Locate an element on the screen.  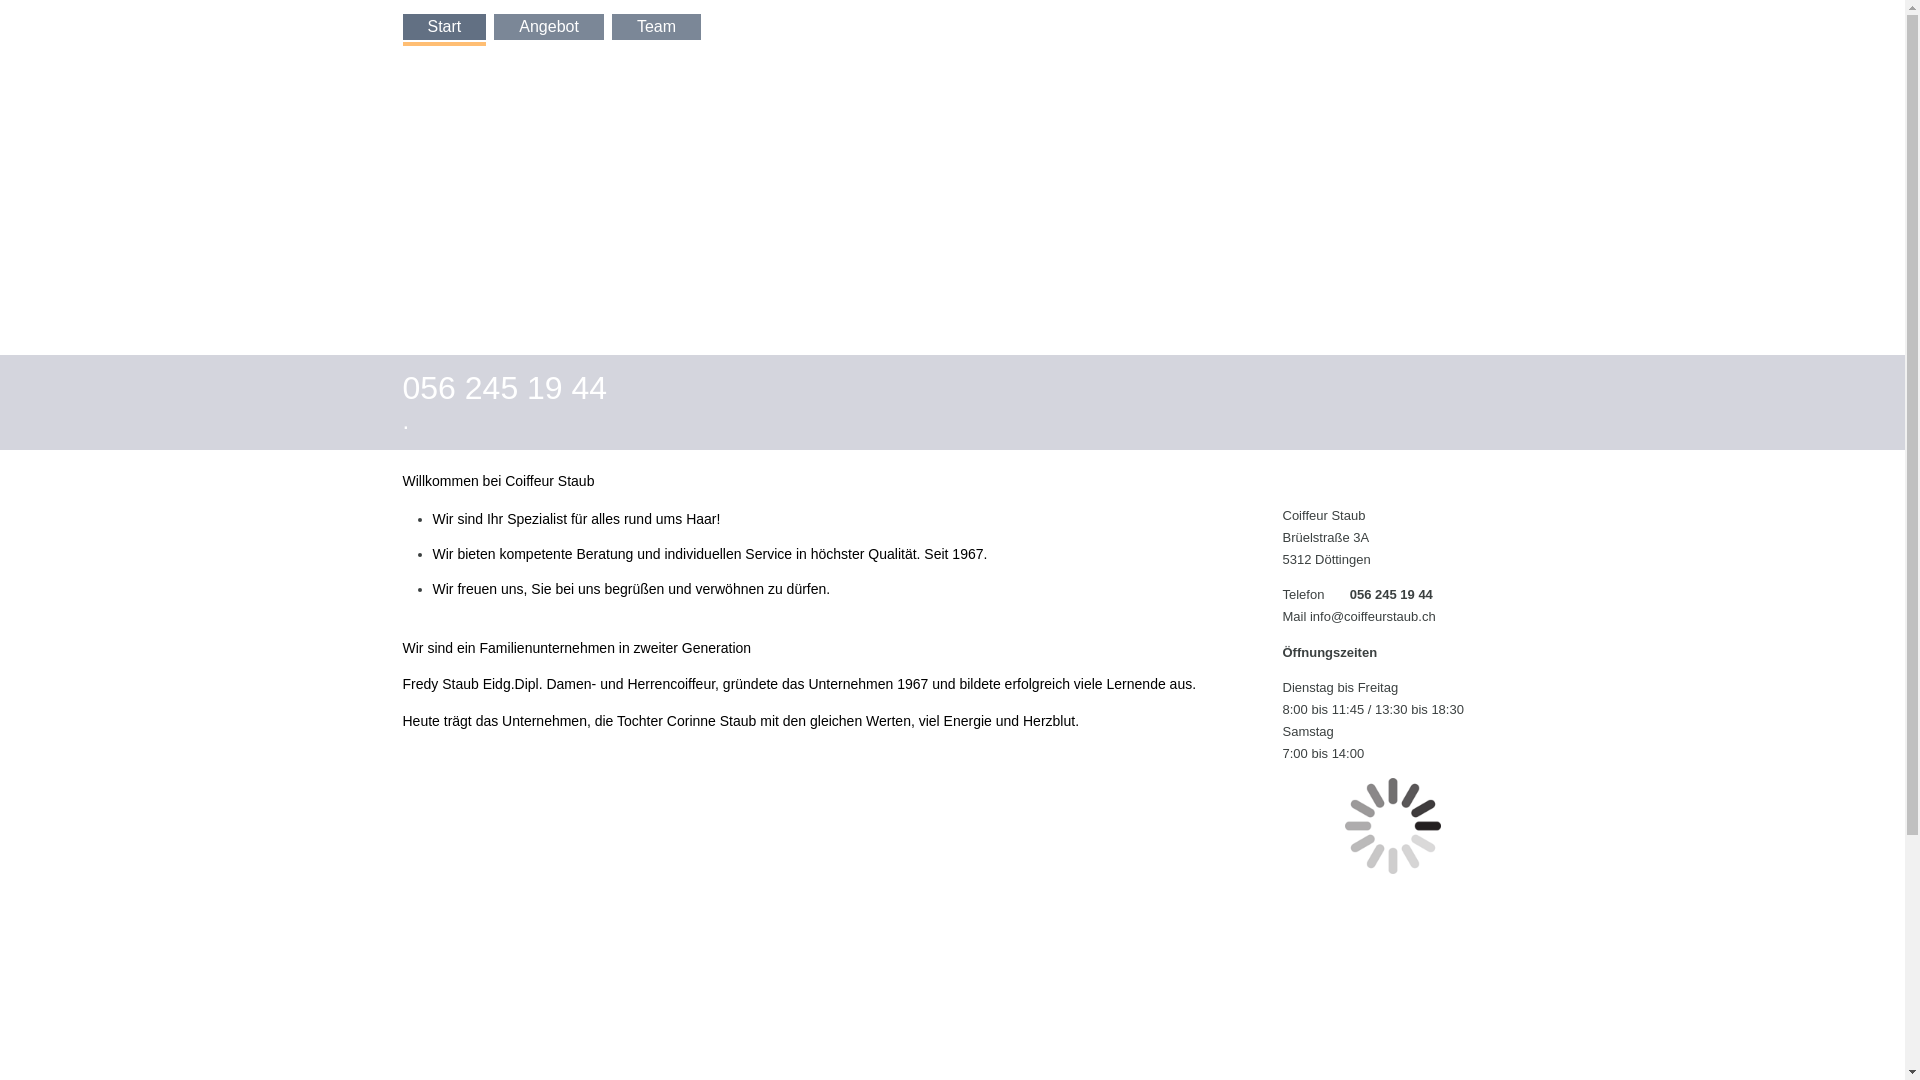
'Start' is located at coordinates (443, 27).